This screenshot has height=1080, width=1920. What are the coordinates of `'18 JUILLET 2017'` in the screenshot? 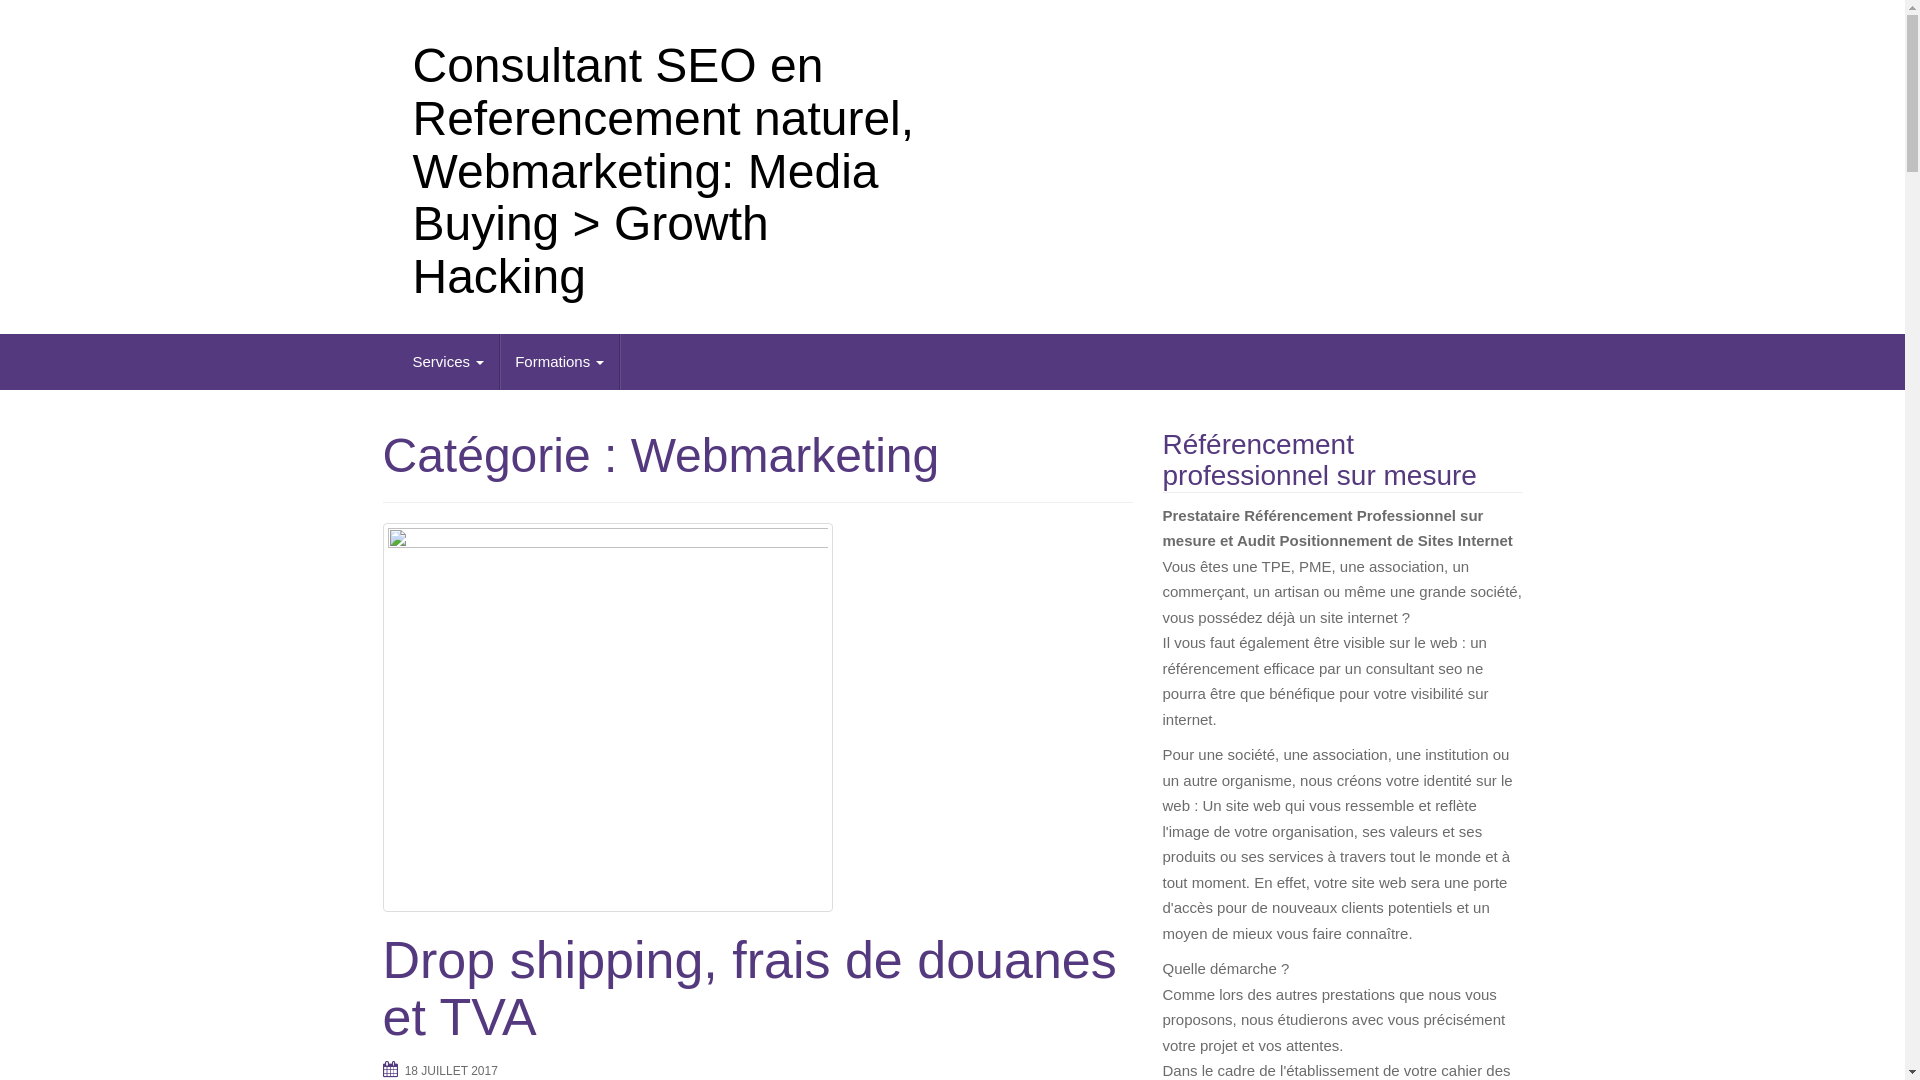 It's located at (450, 1070).